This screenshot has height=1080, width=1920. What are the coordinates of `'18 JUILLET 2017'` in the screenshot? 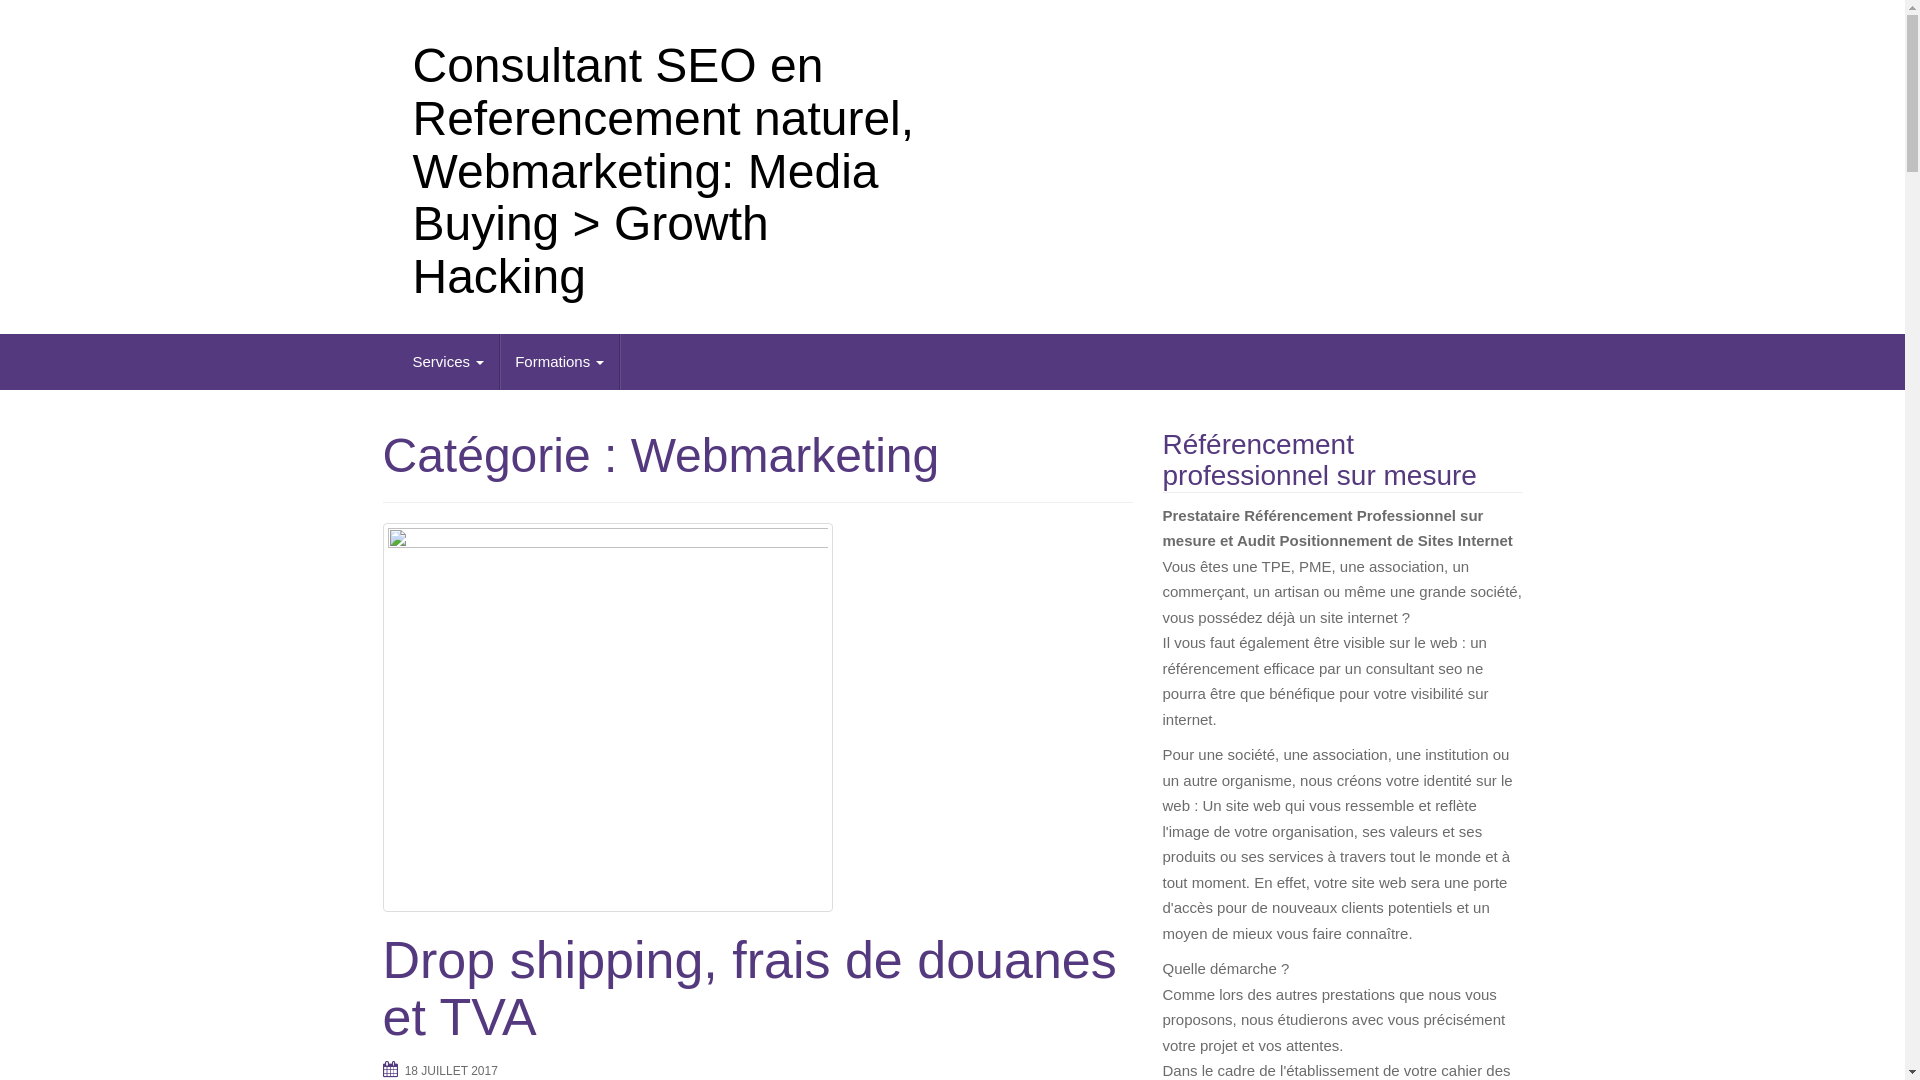 It's located at (450, 1070).